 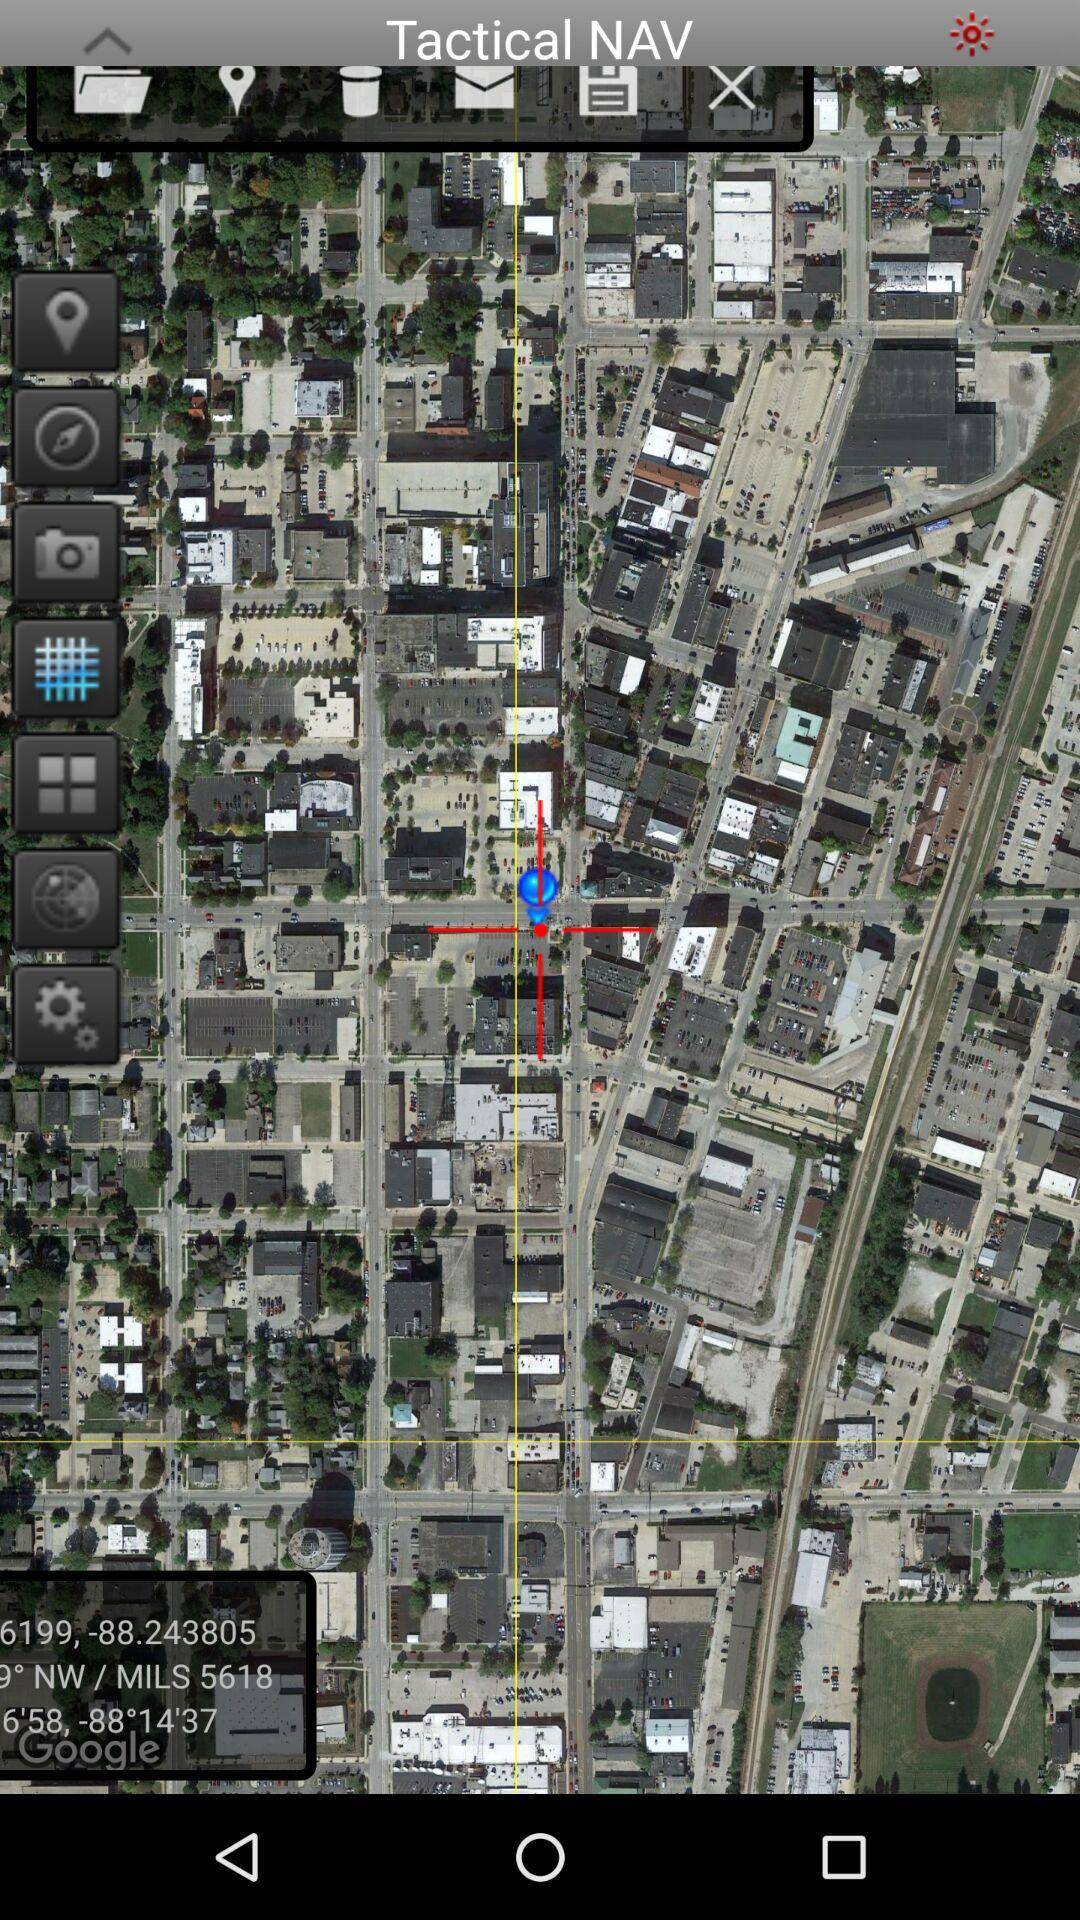 What do you see at coordinates (107, 33) in the screenshot?
I see `load more menu options` at bounding box center [107, 33].